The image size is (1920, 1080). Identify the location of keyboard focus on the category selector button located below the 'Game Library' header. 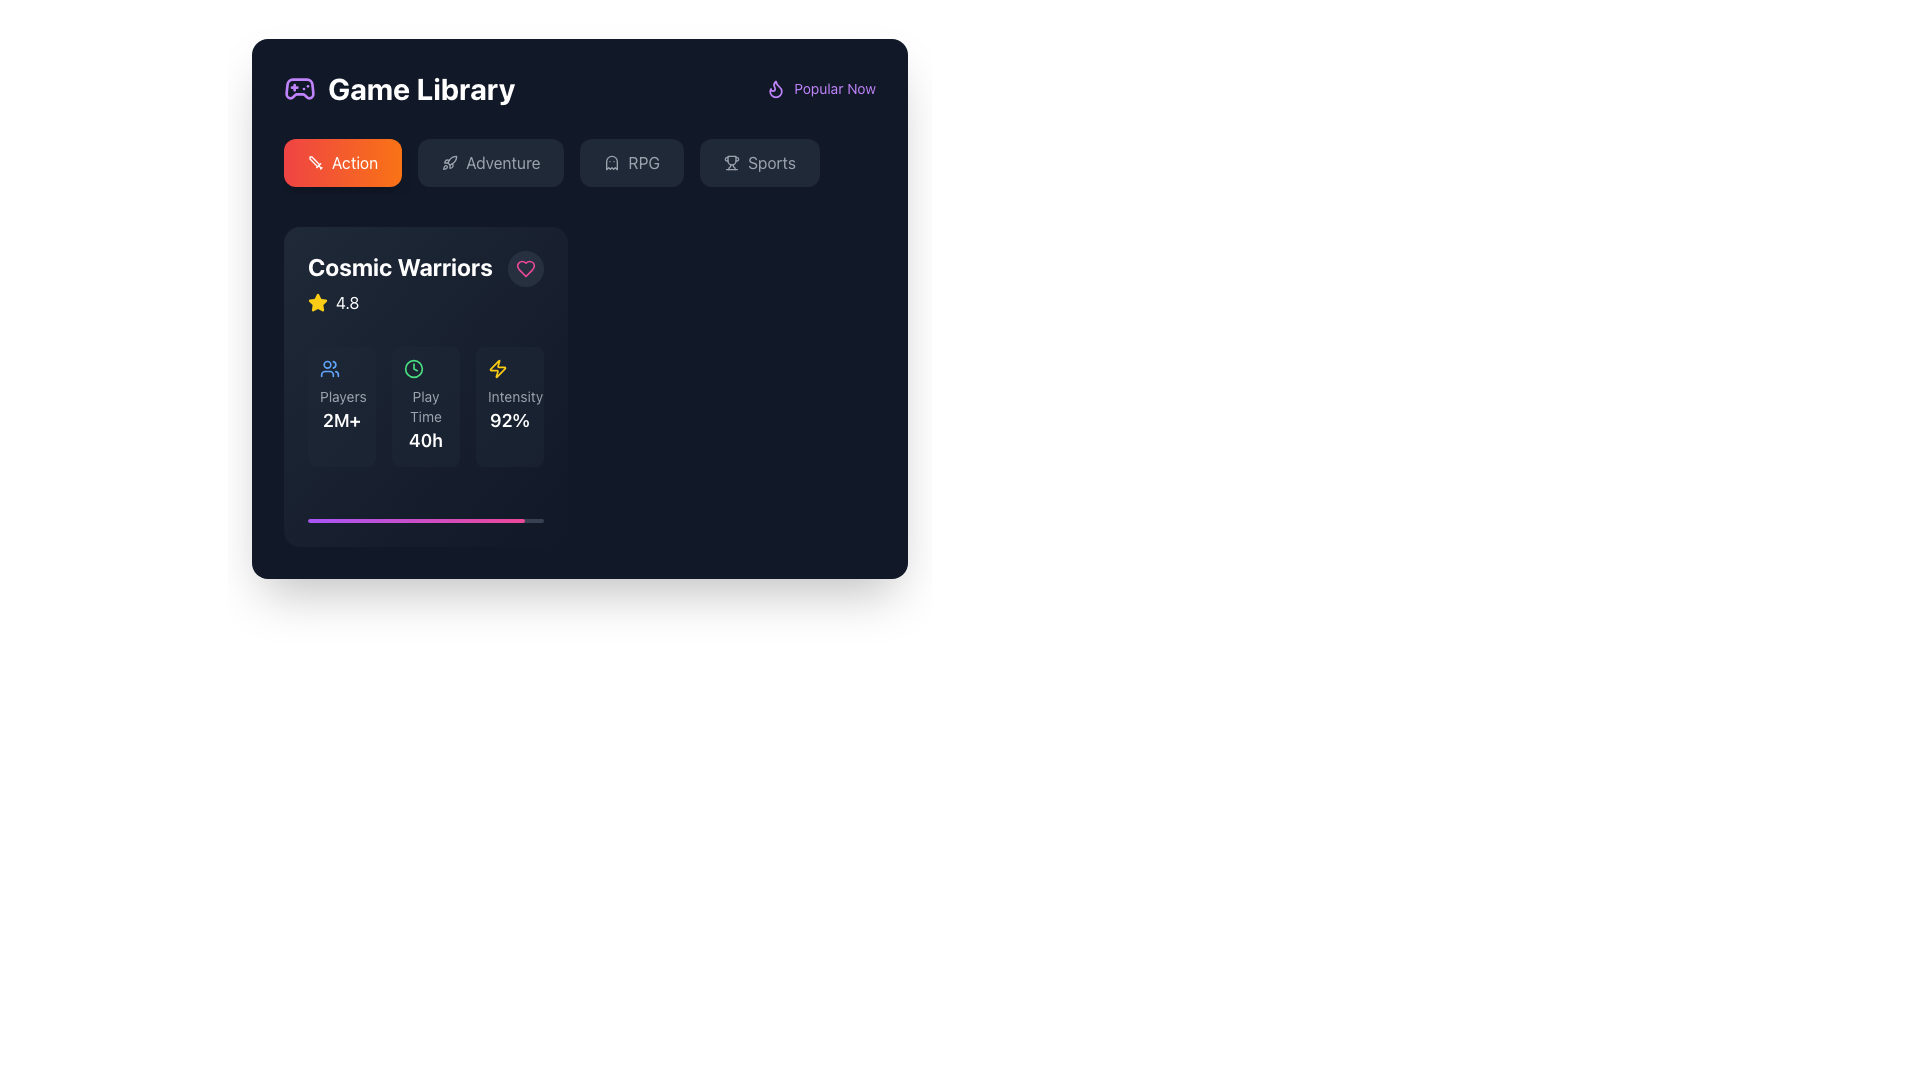
(343, 161).